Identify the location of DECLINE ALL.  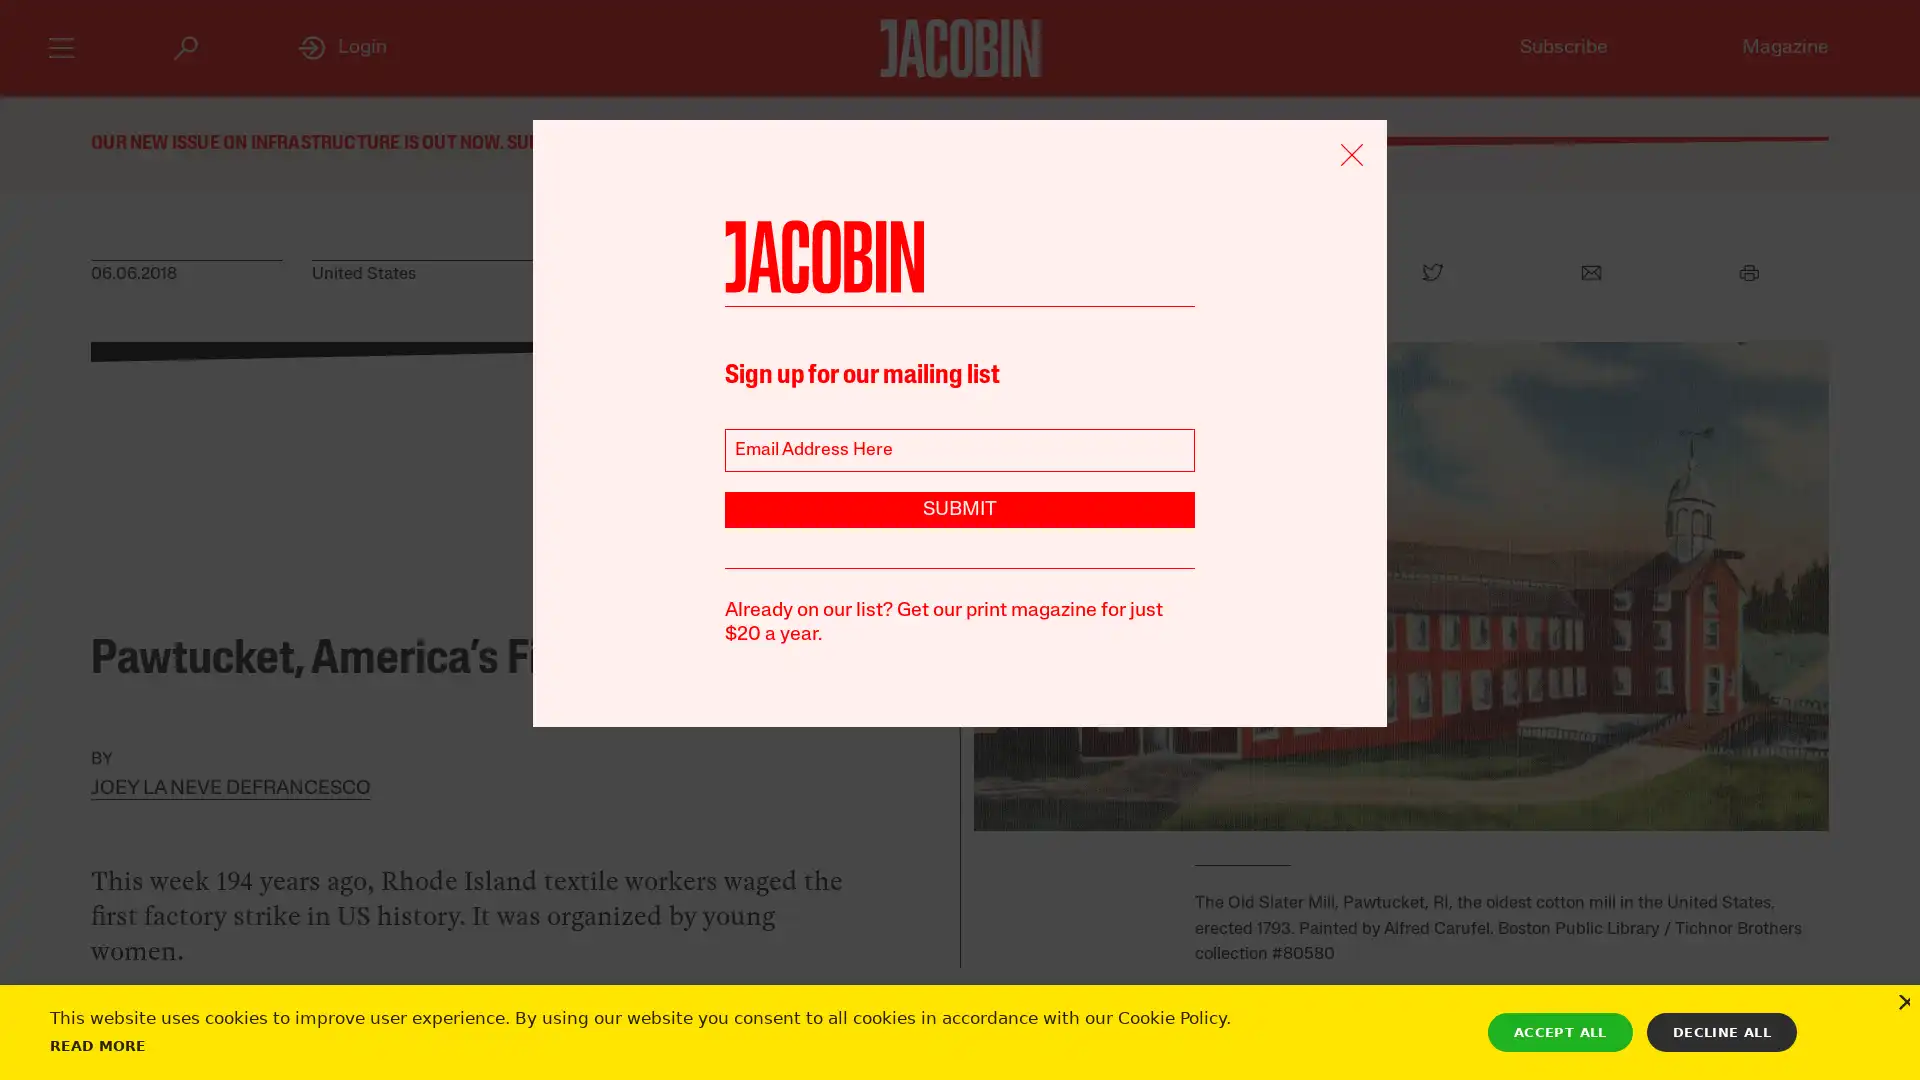
(1720, 1031).